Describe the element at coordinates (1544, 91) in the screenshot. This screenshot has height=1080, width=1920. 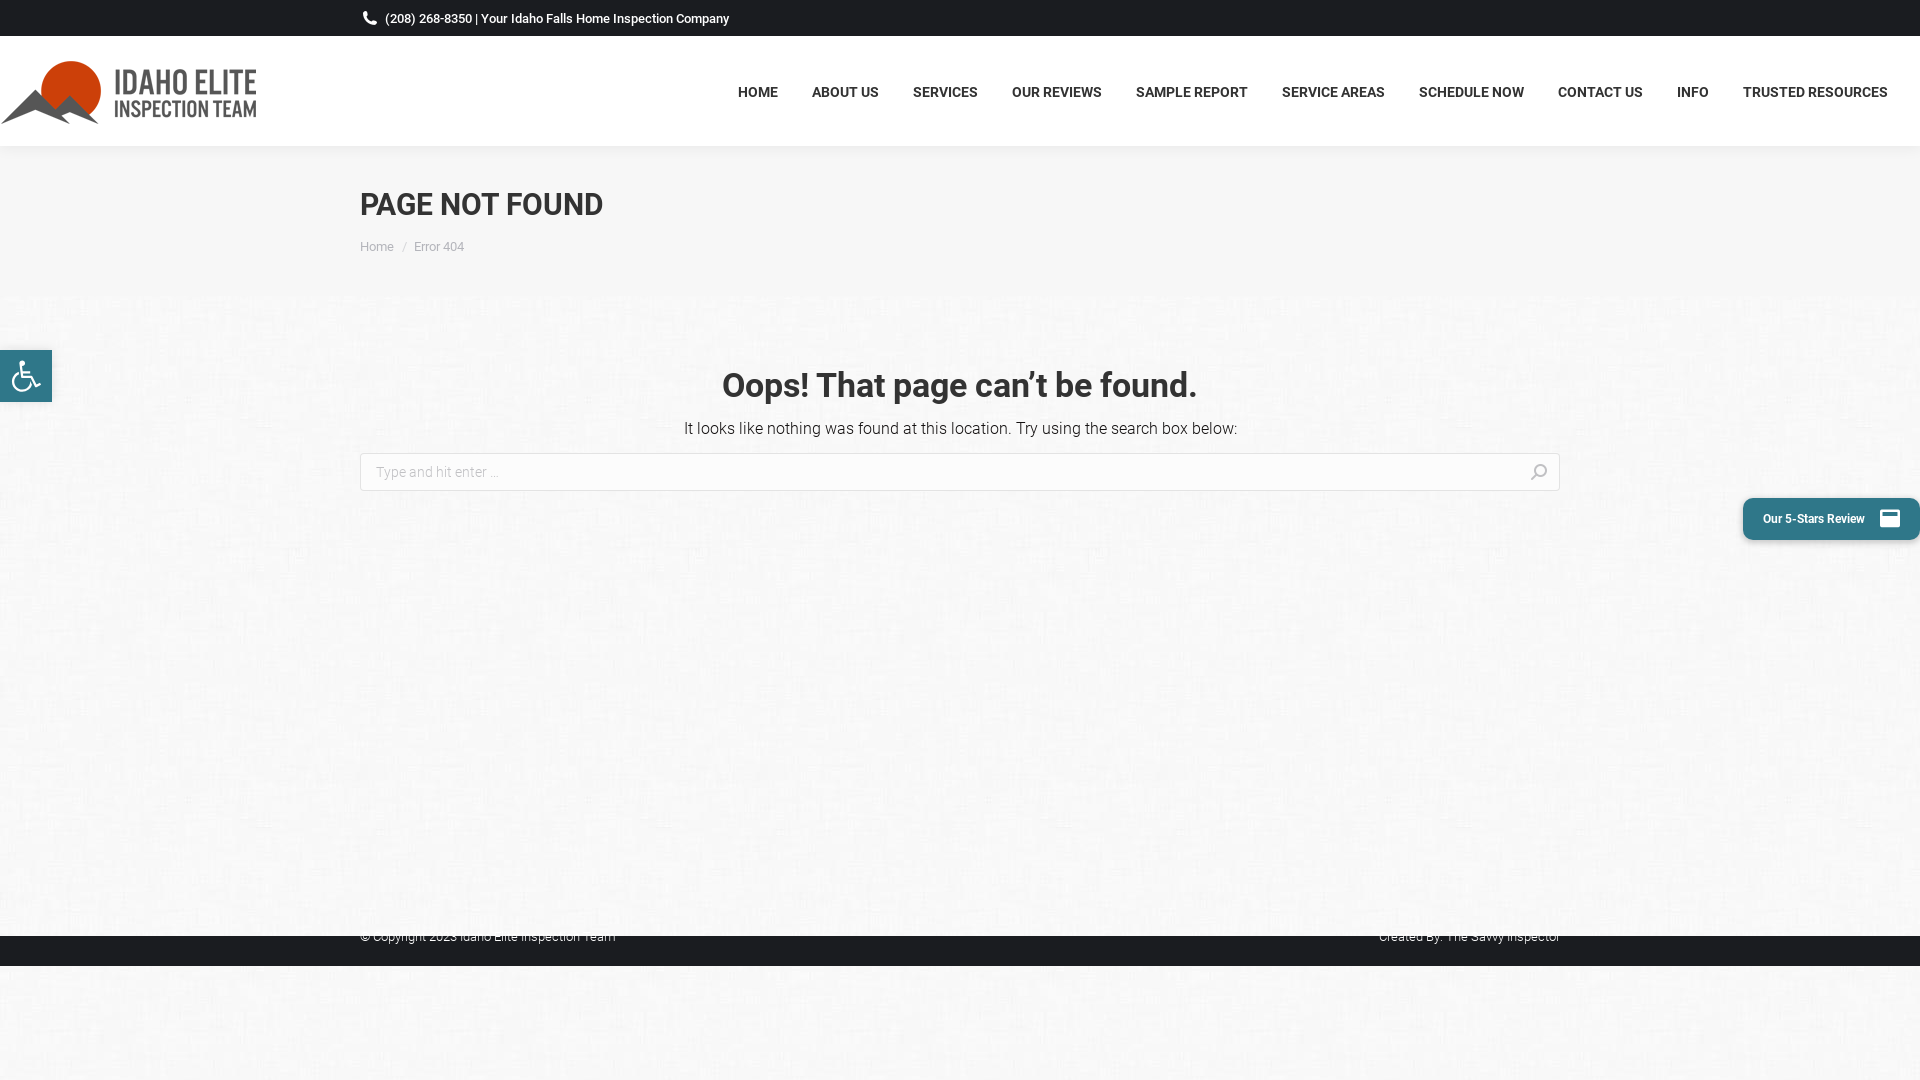
I see `'CONTACT US'` at that location.